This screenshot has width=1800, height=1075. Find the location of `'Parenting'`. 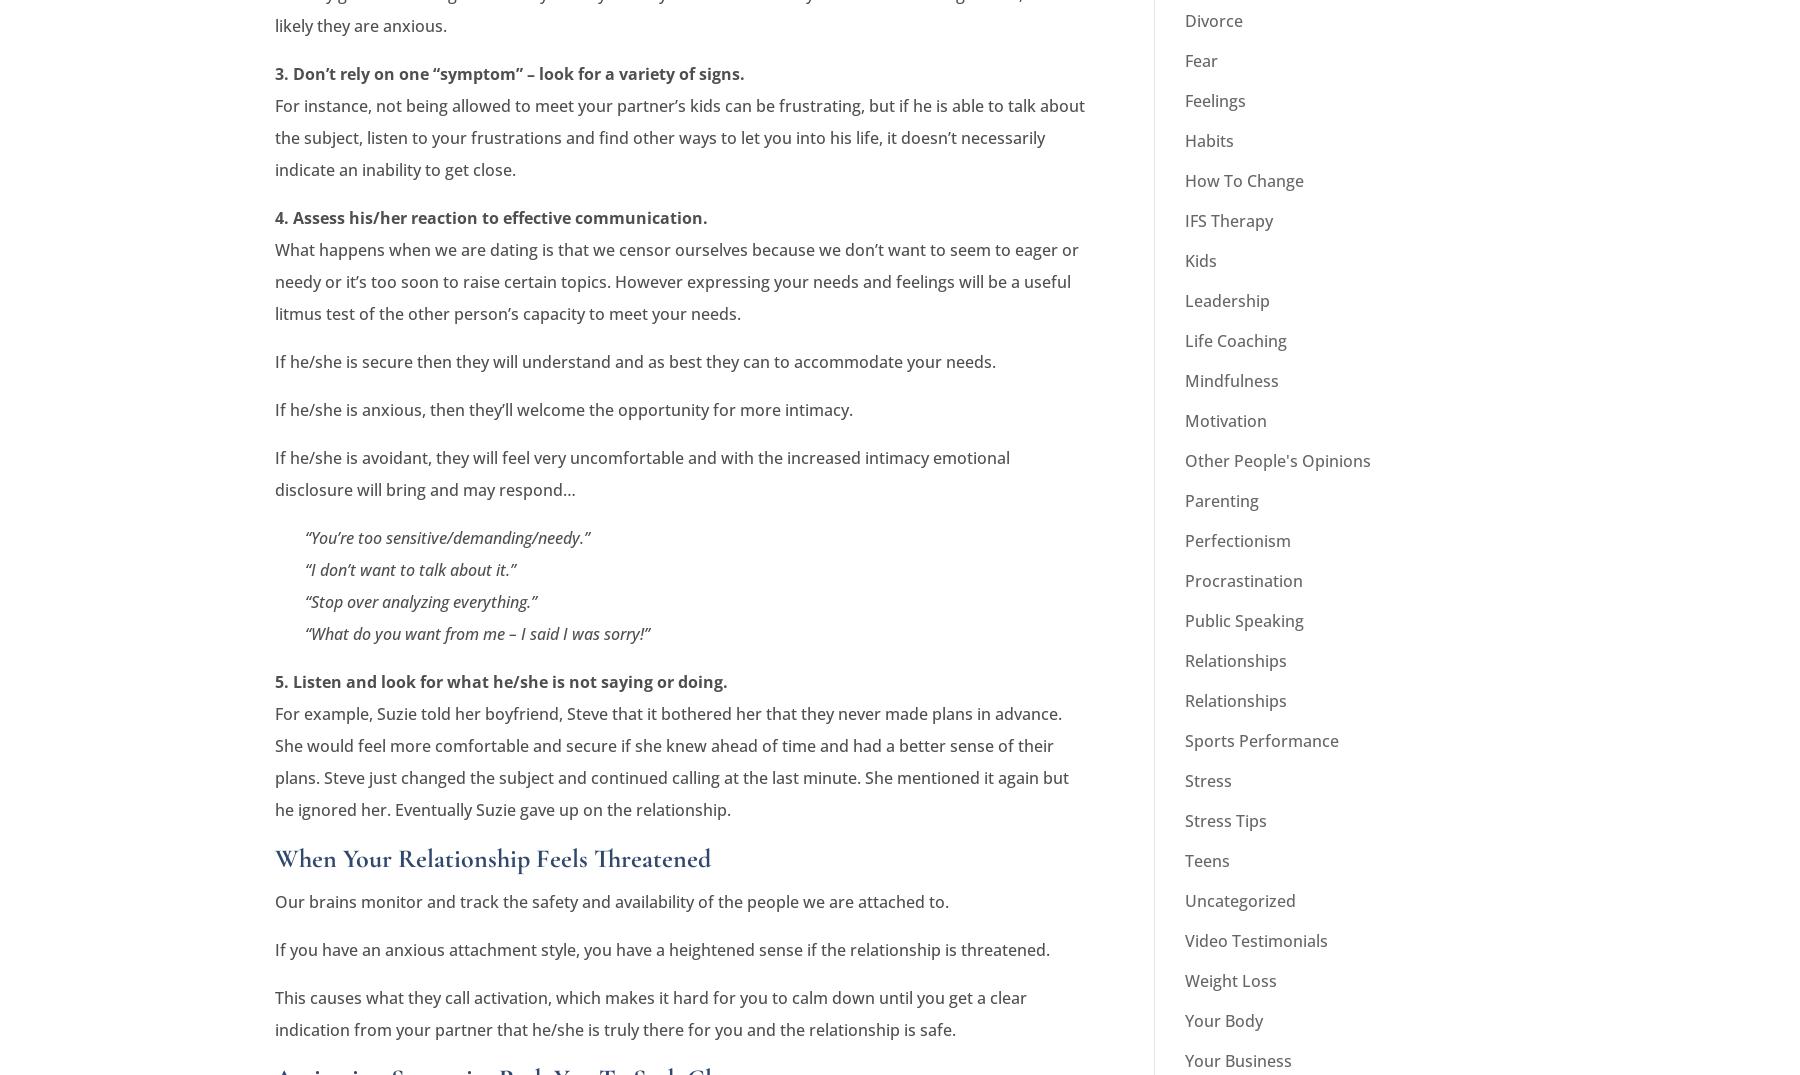

'Parenting' is located at coordinates (1221, 498).